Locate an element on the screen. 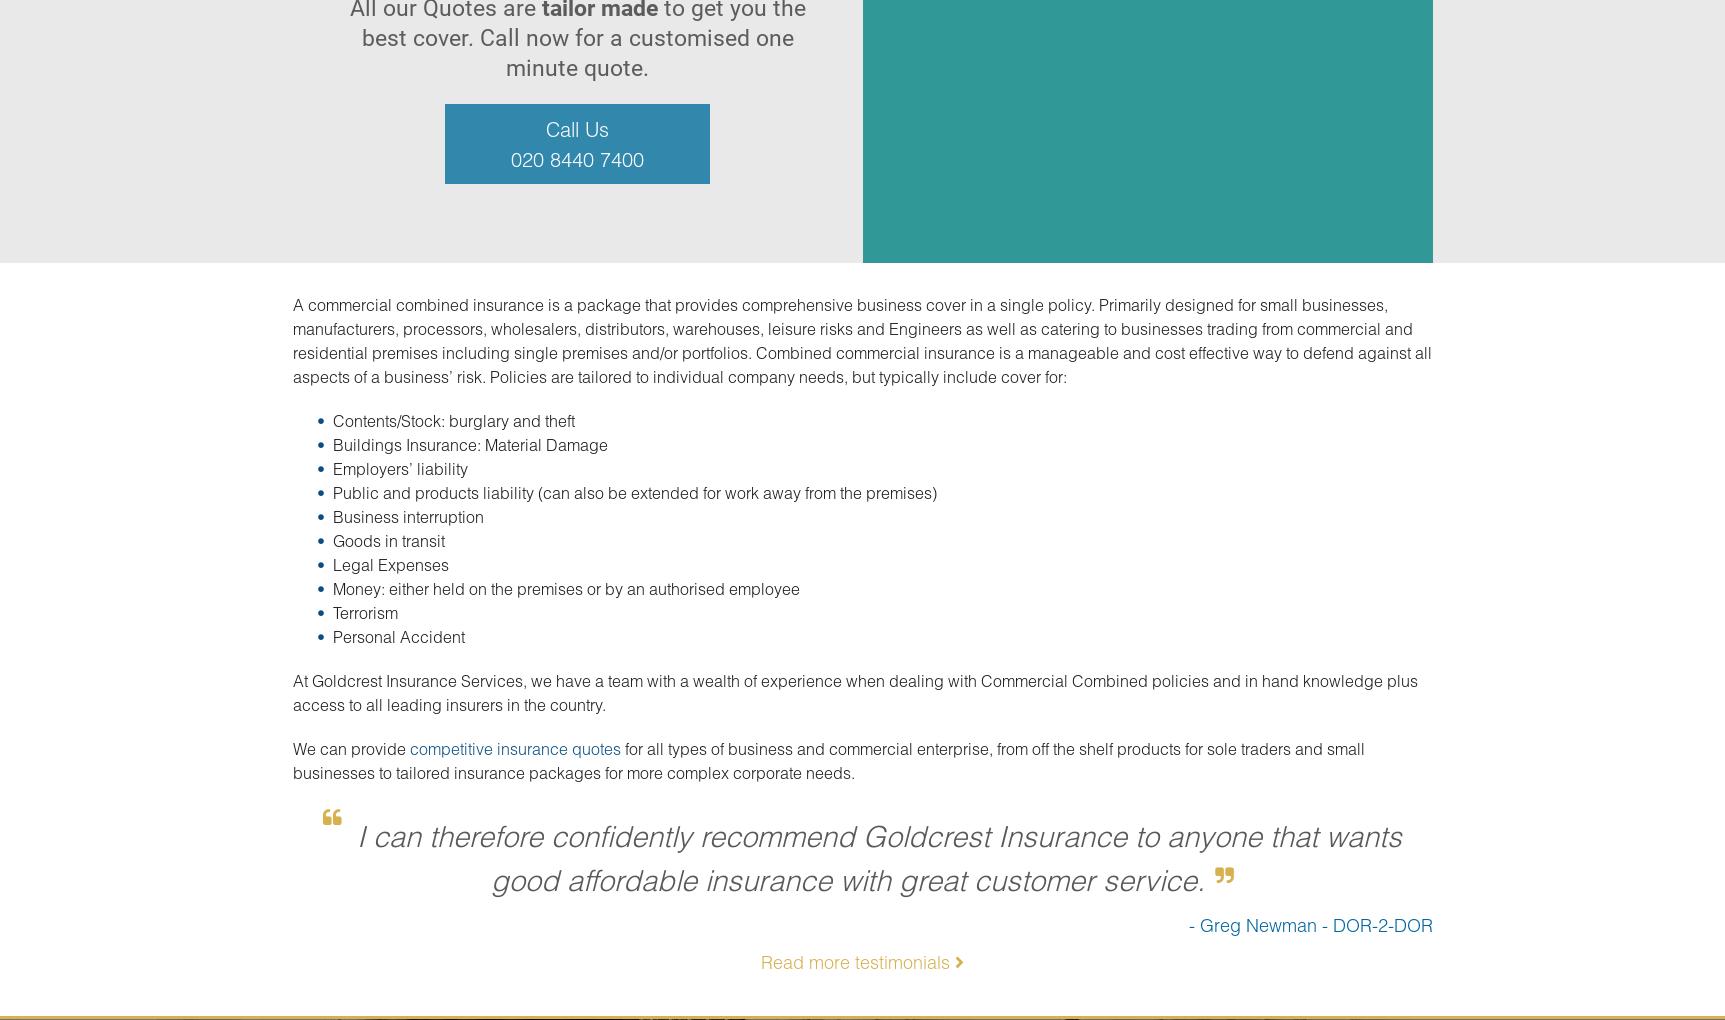  'Public and products liability (can also be extended for work away from the premises)' is located at coordinates (633, 492).